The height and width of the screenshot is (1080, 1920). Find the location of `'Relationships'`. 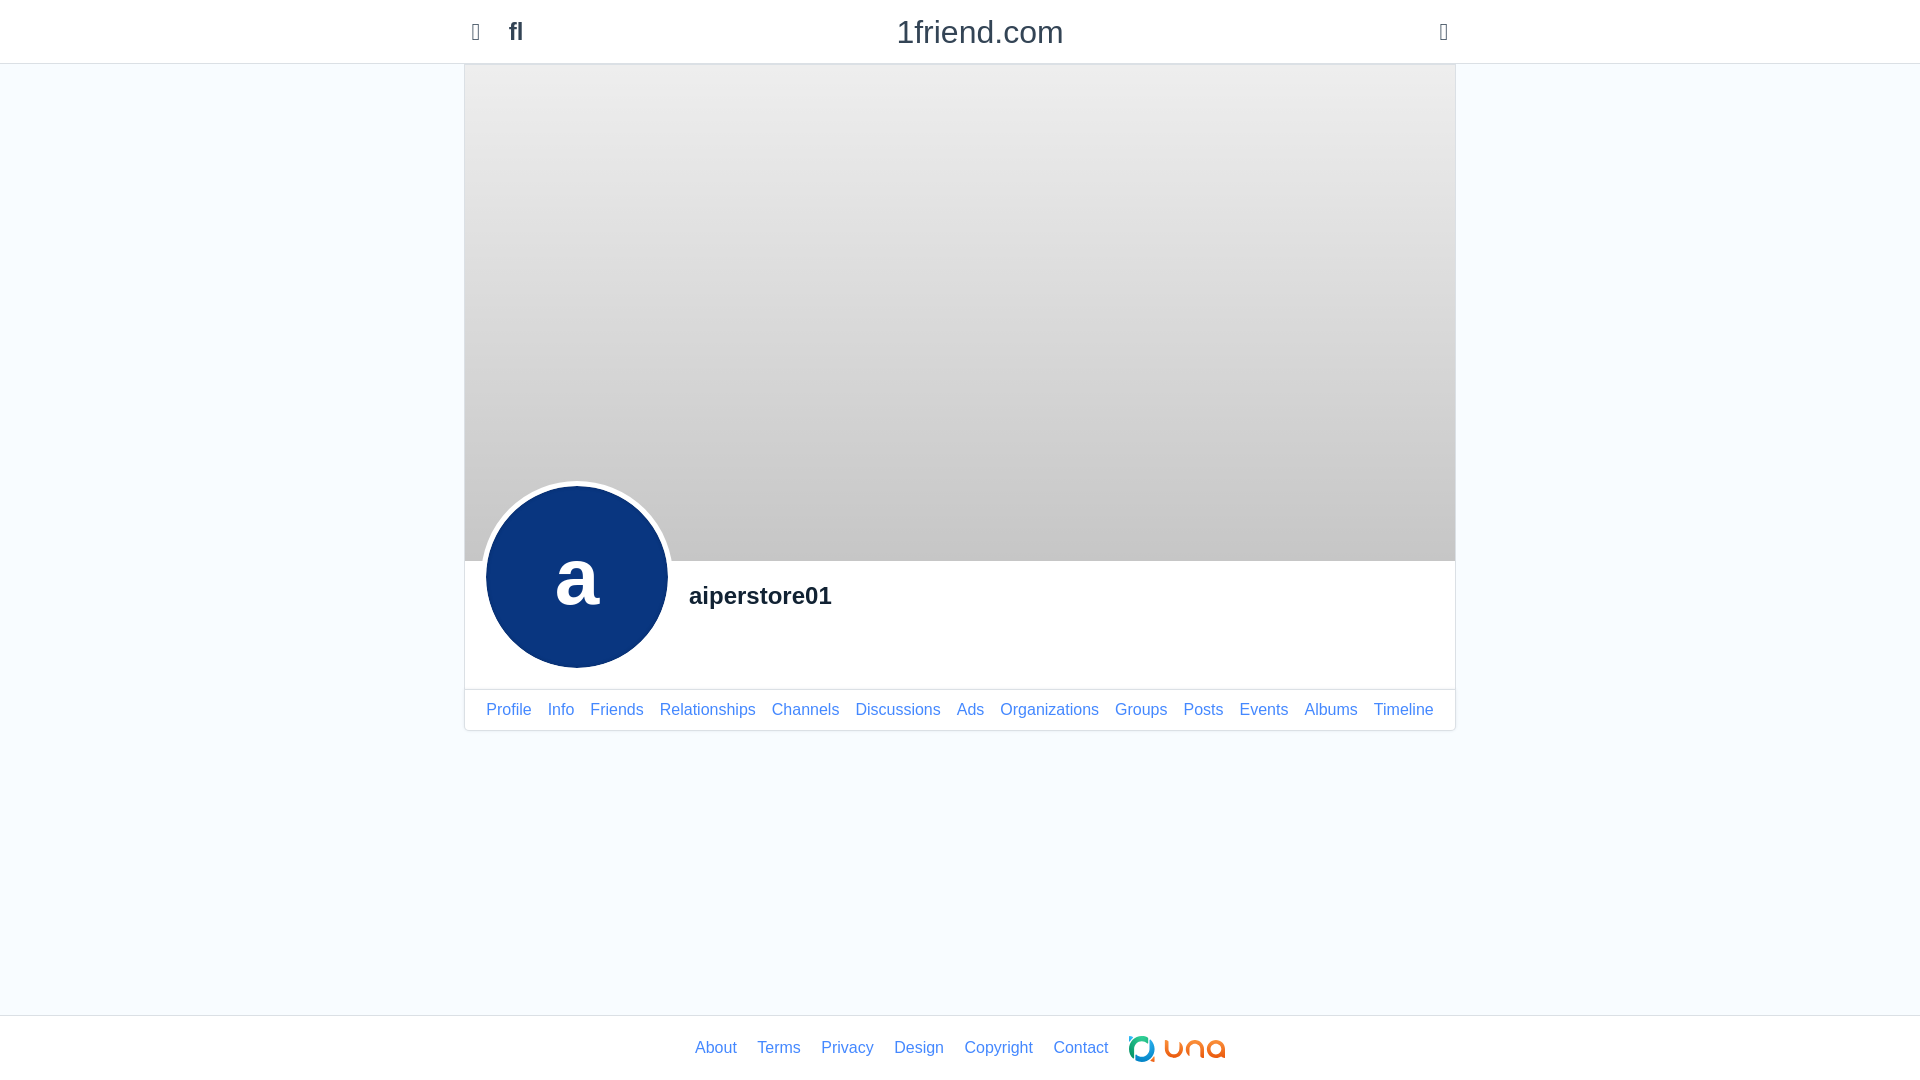

'Relationships' is located at coordinates (660, 708).